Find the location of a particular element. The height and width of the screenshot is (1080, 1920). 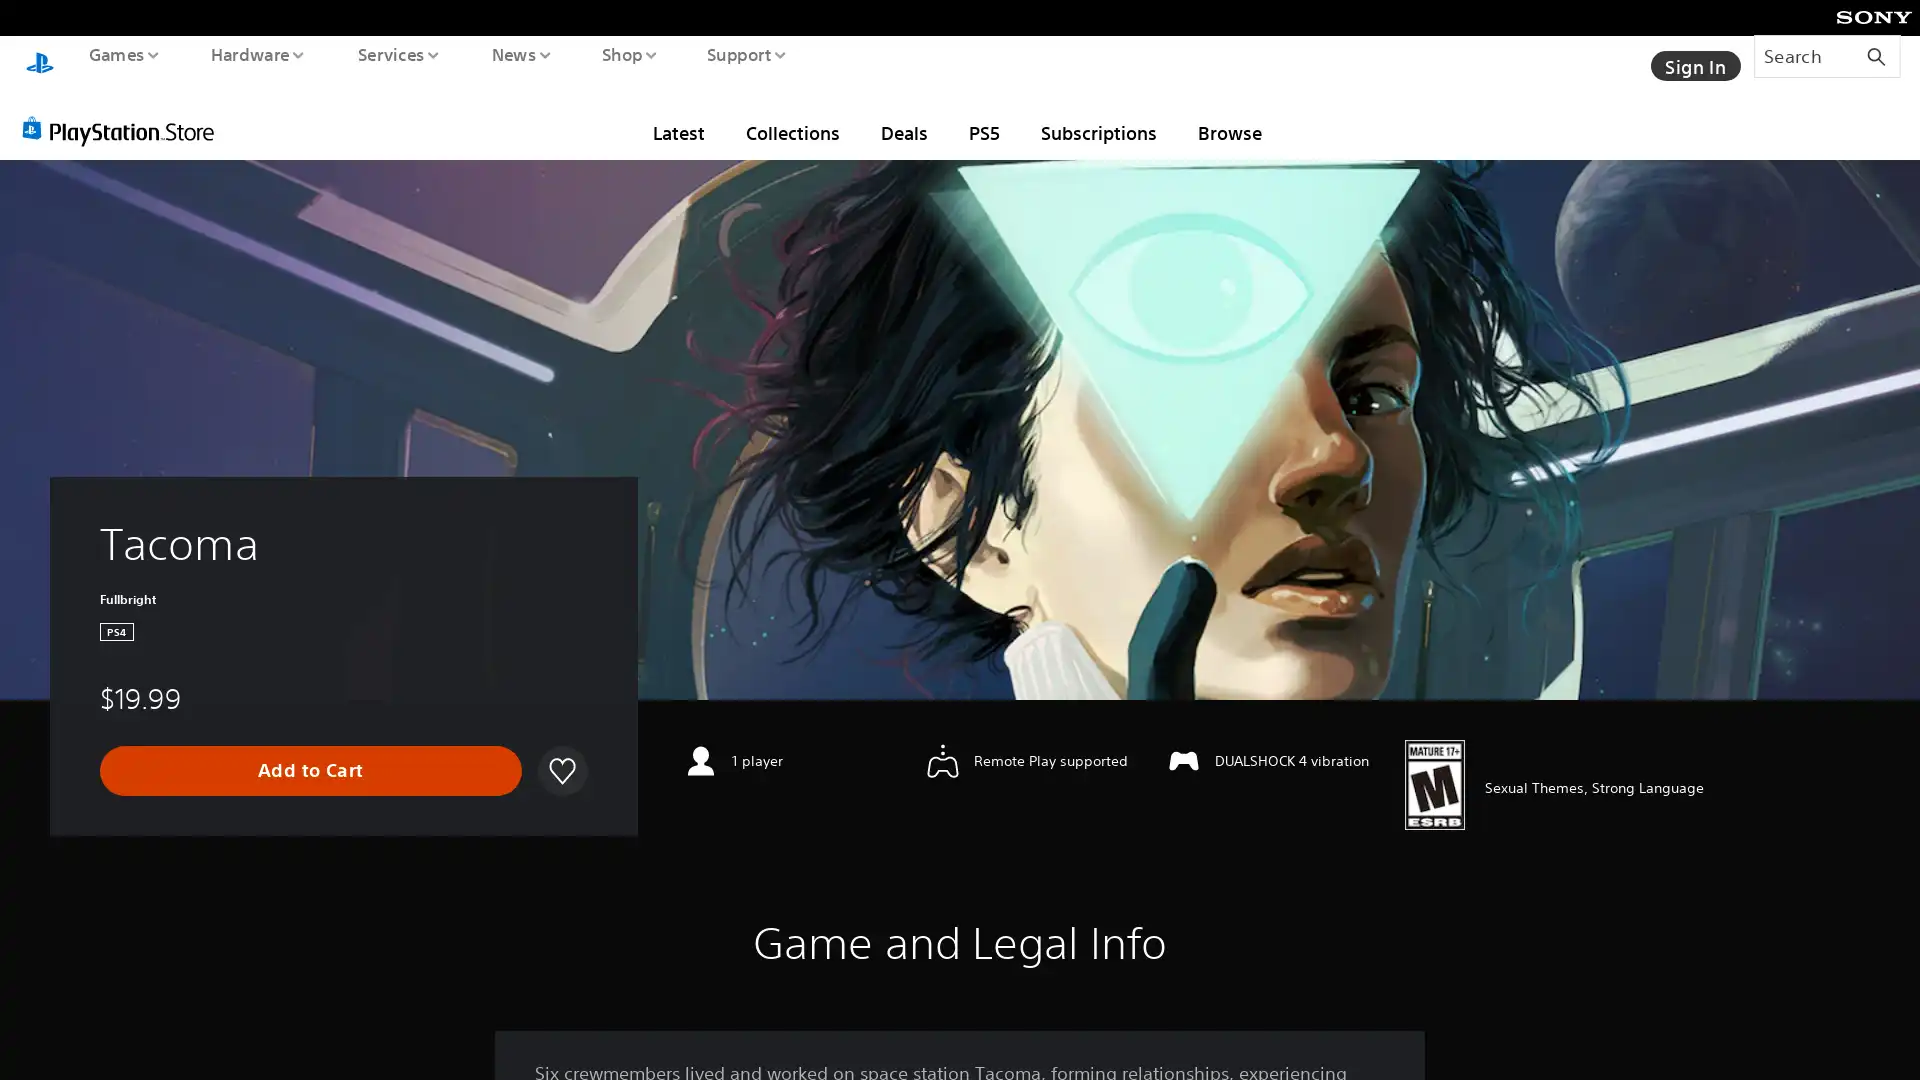

Add to Wishlist is located at coordinates (560, 751).